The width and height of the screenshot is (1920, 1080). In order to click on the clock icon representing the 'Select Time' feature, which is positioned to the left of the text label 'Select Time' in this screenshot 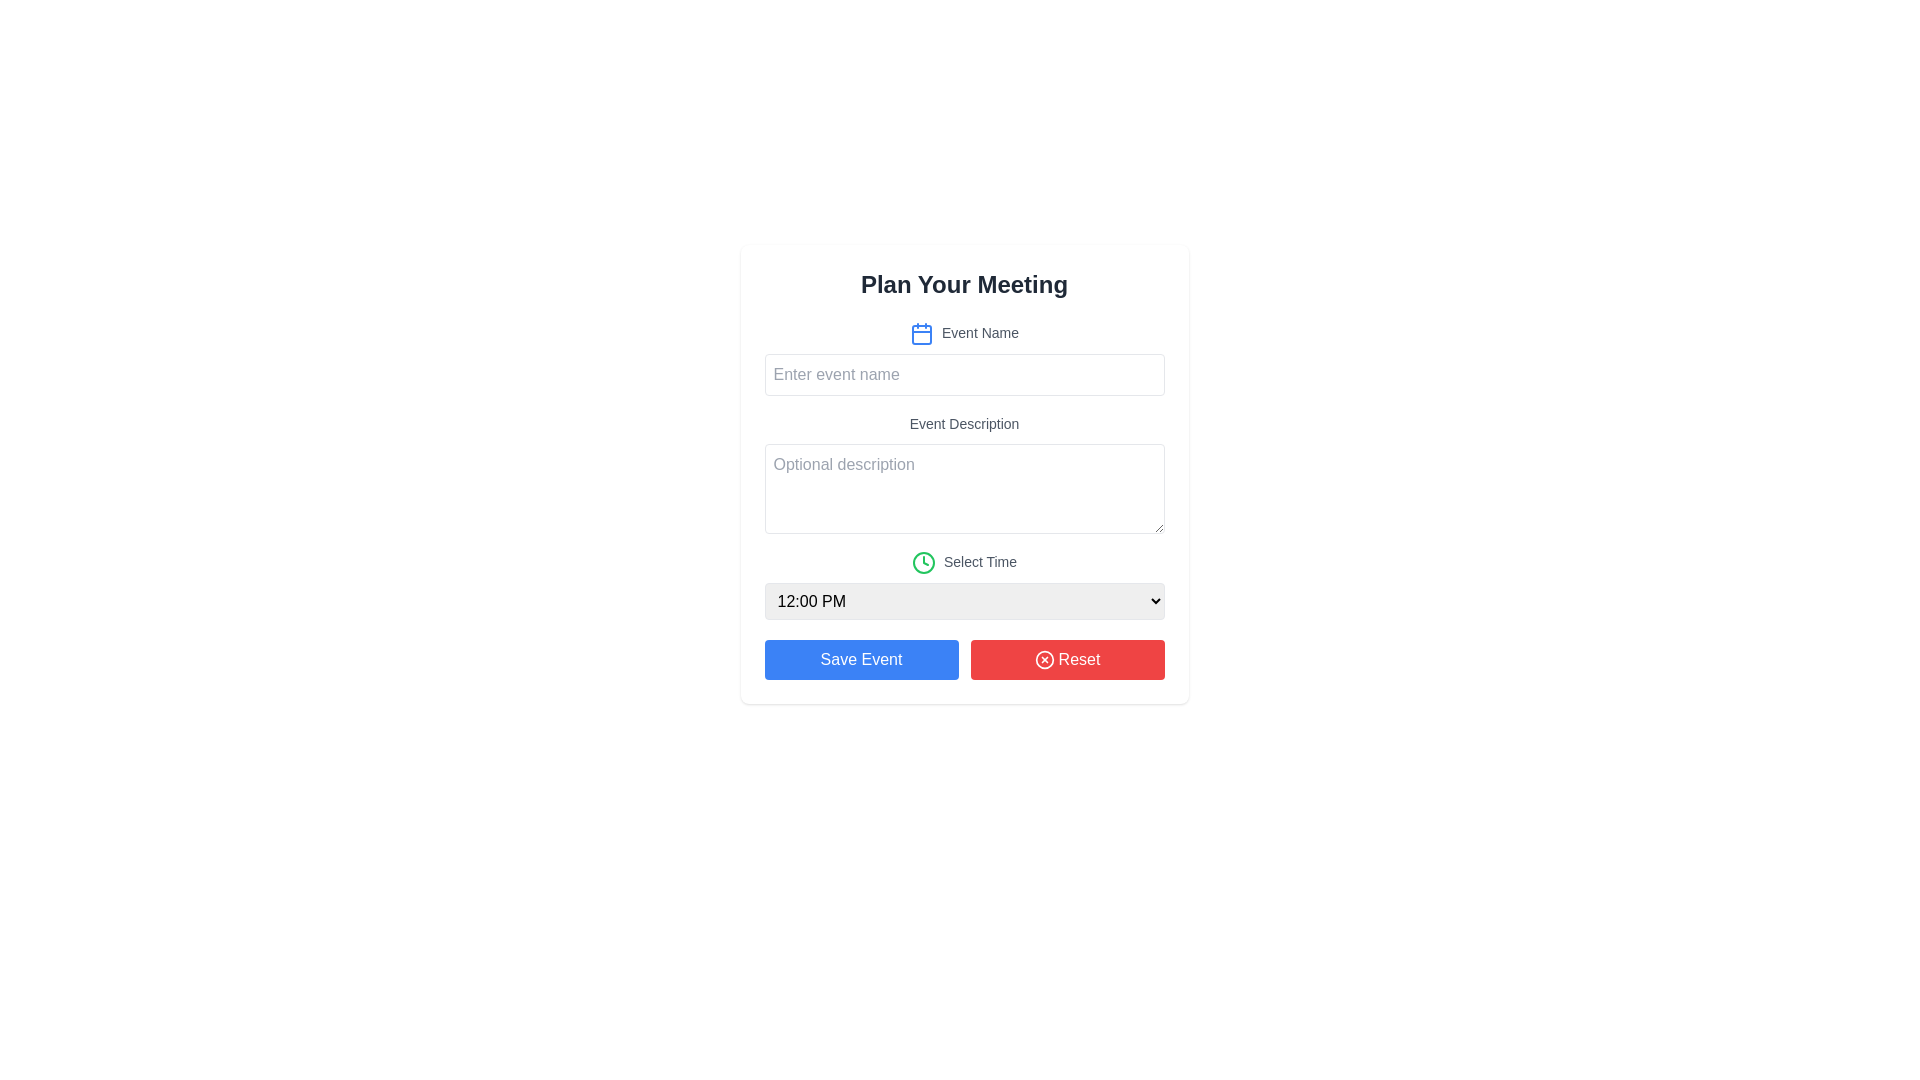, I will do `click(922, 562)`.